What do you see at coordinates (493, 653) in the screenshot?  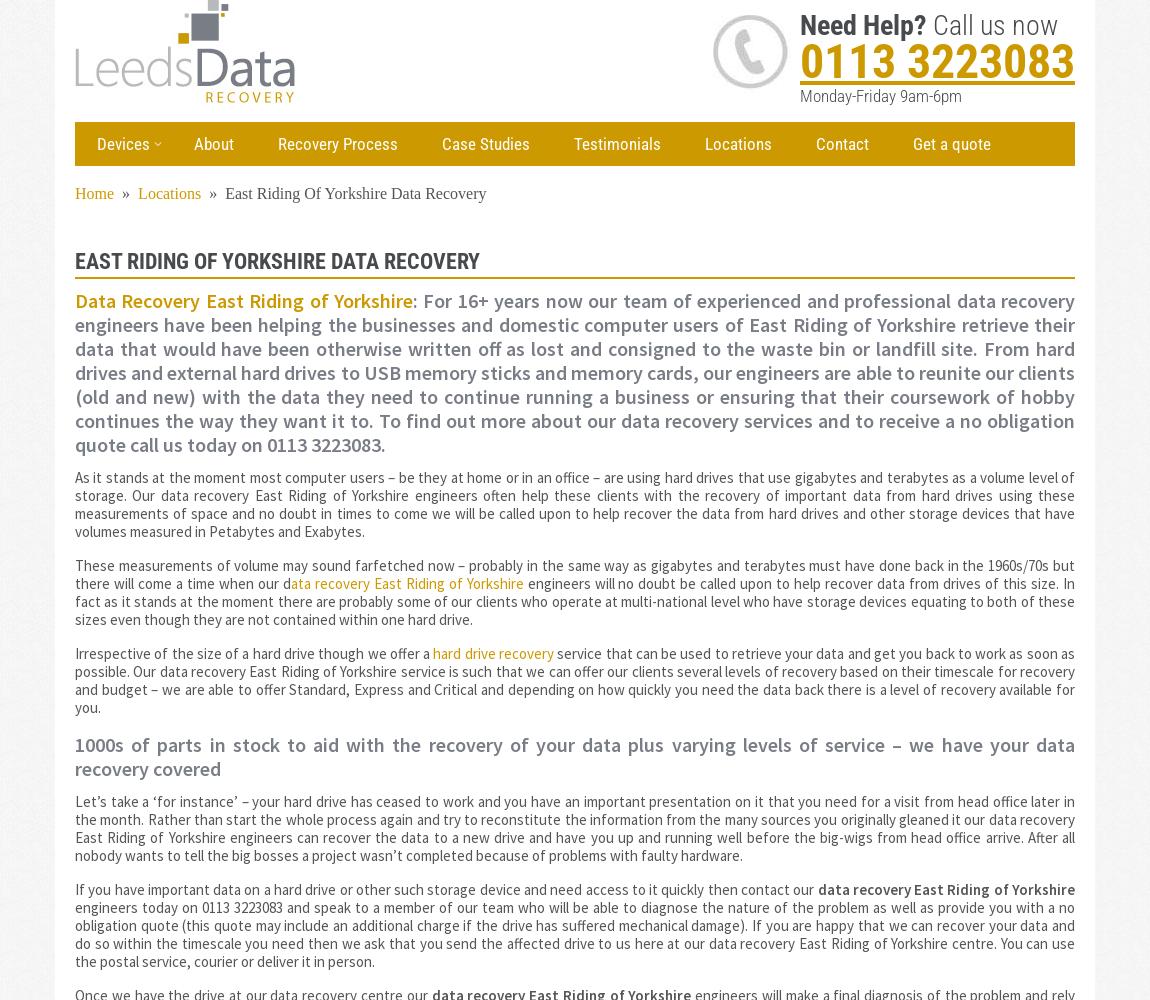 I see `'hard drive recovery'` at bounding box center [493, 653].